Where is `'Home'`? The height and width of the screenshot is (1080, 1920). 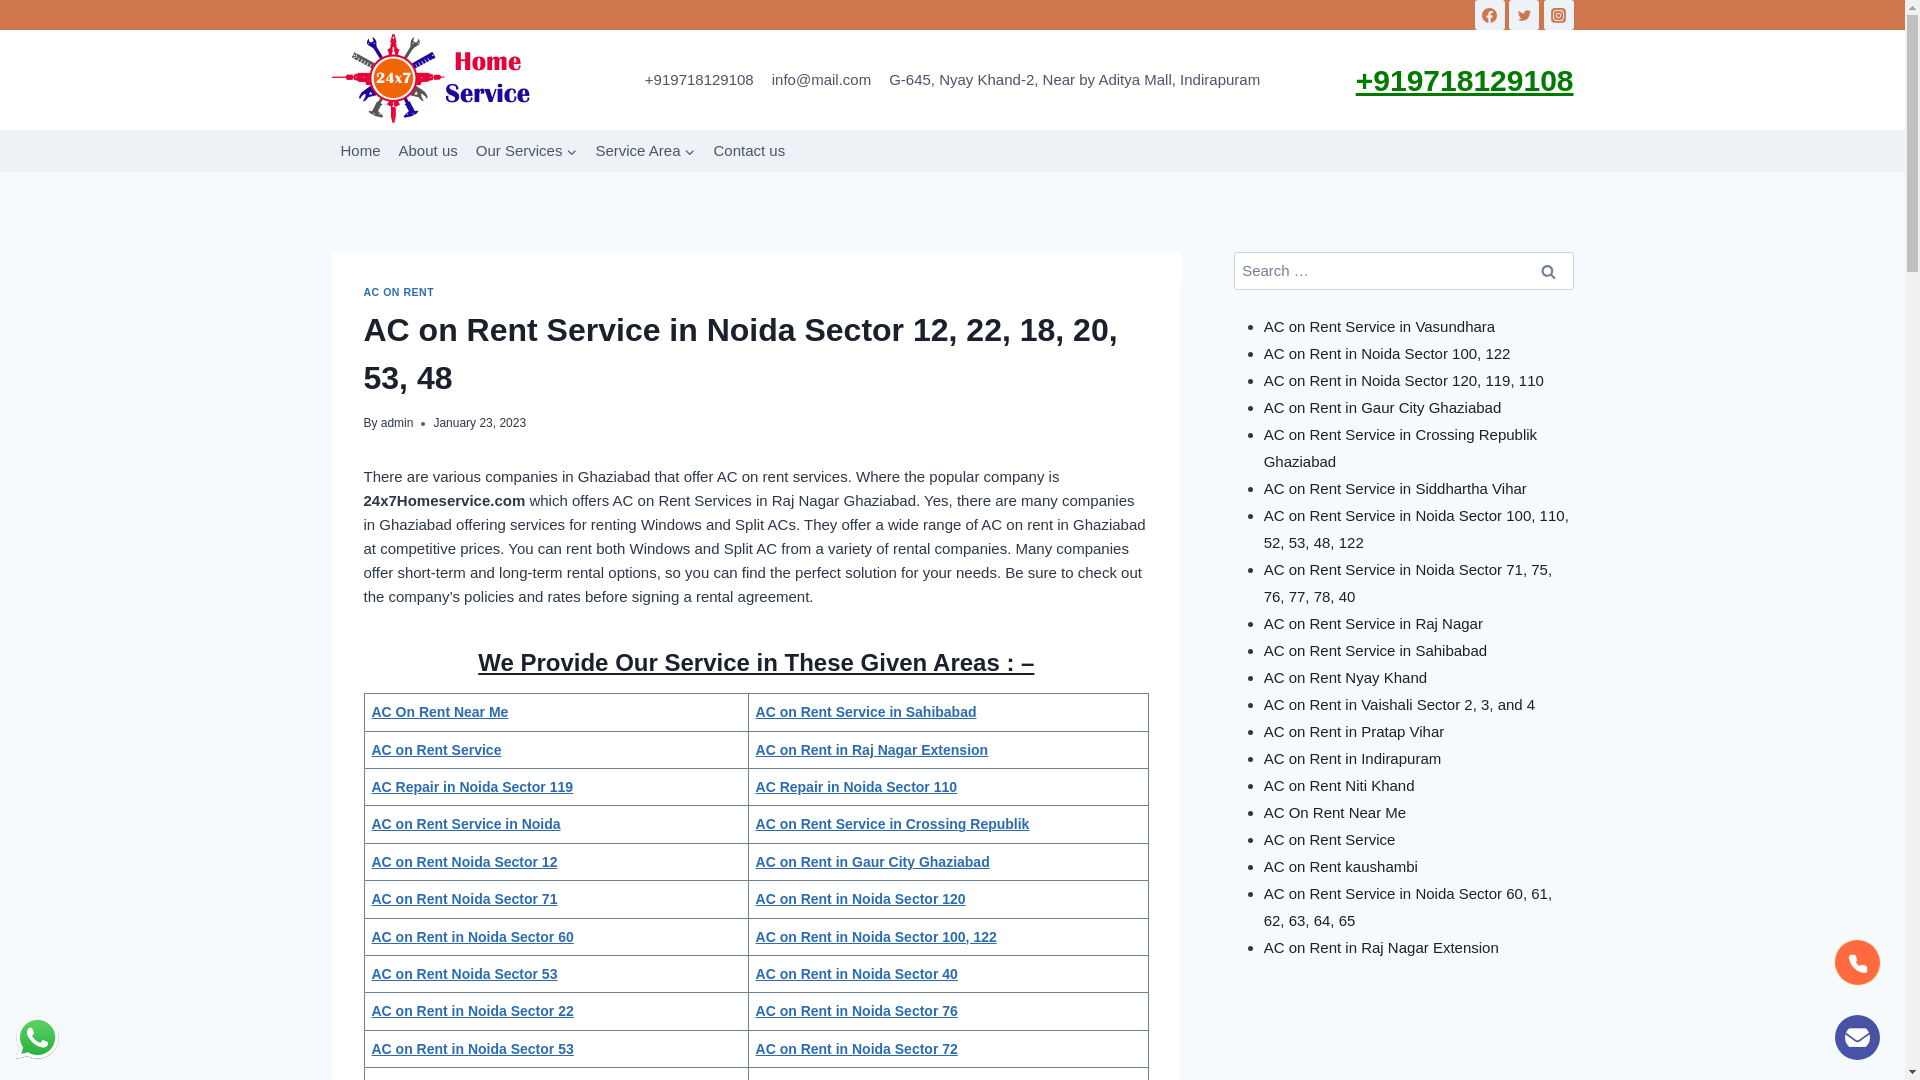 'Home' is located at coordinates (360, 149).